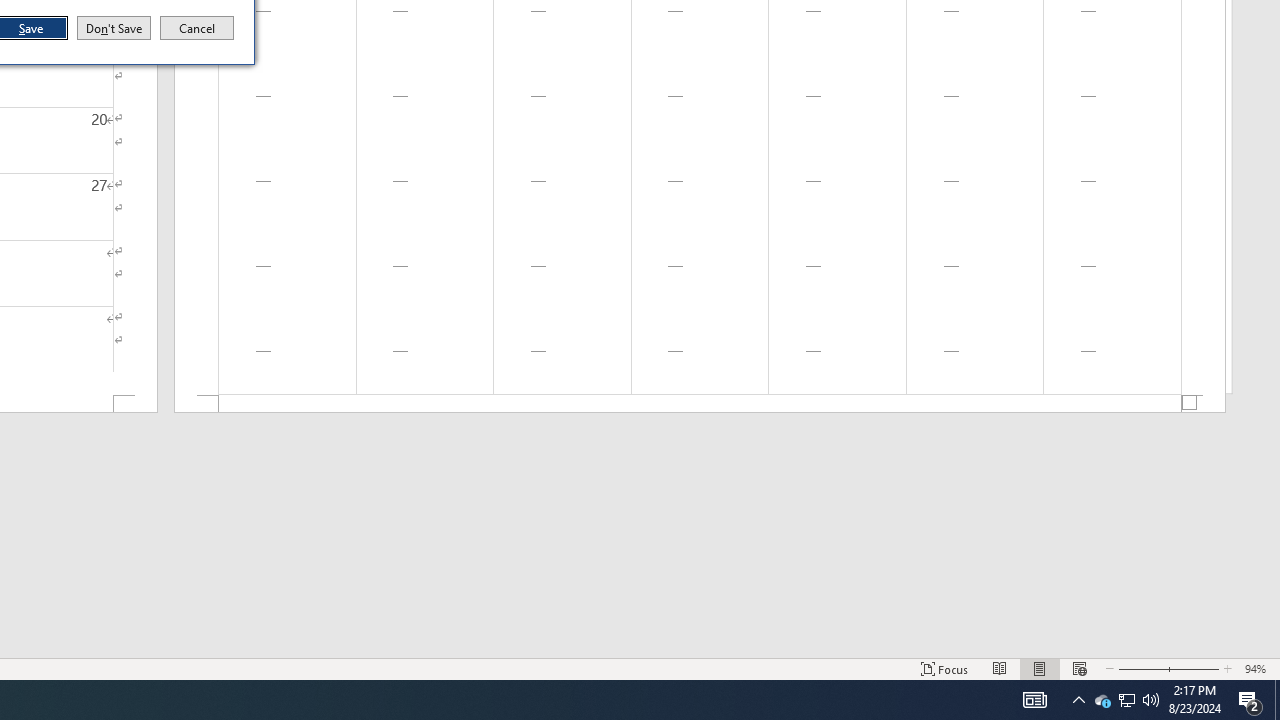 Image resolution: width=1280 pixels, height=720 pixels. What do you see at coordinates (1193, 669) in the screenshot?
I see `'Zoom In'` at bounding box center [1193, 669].